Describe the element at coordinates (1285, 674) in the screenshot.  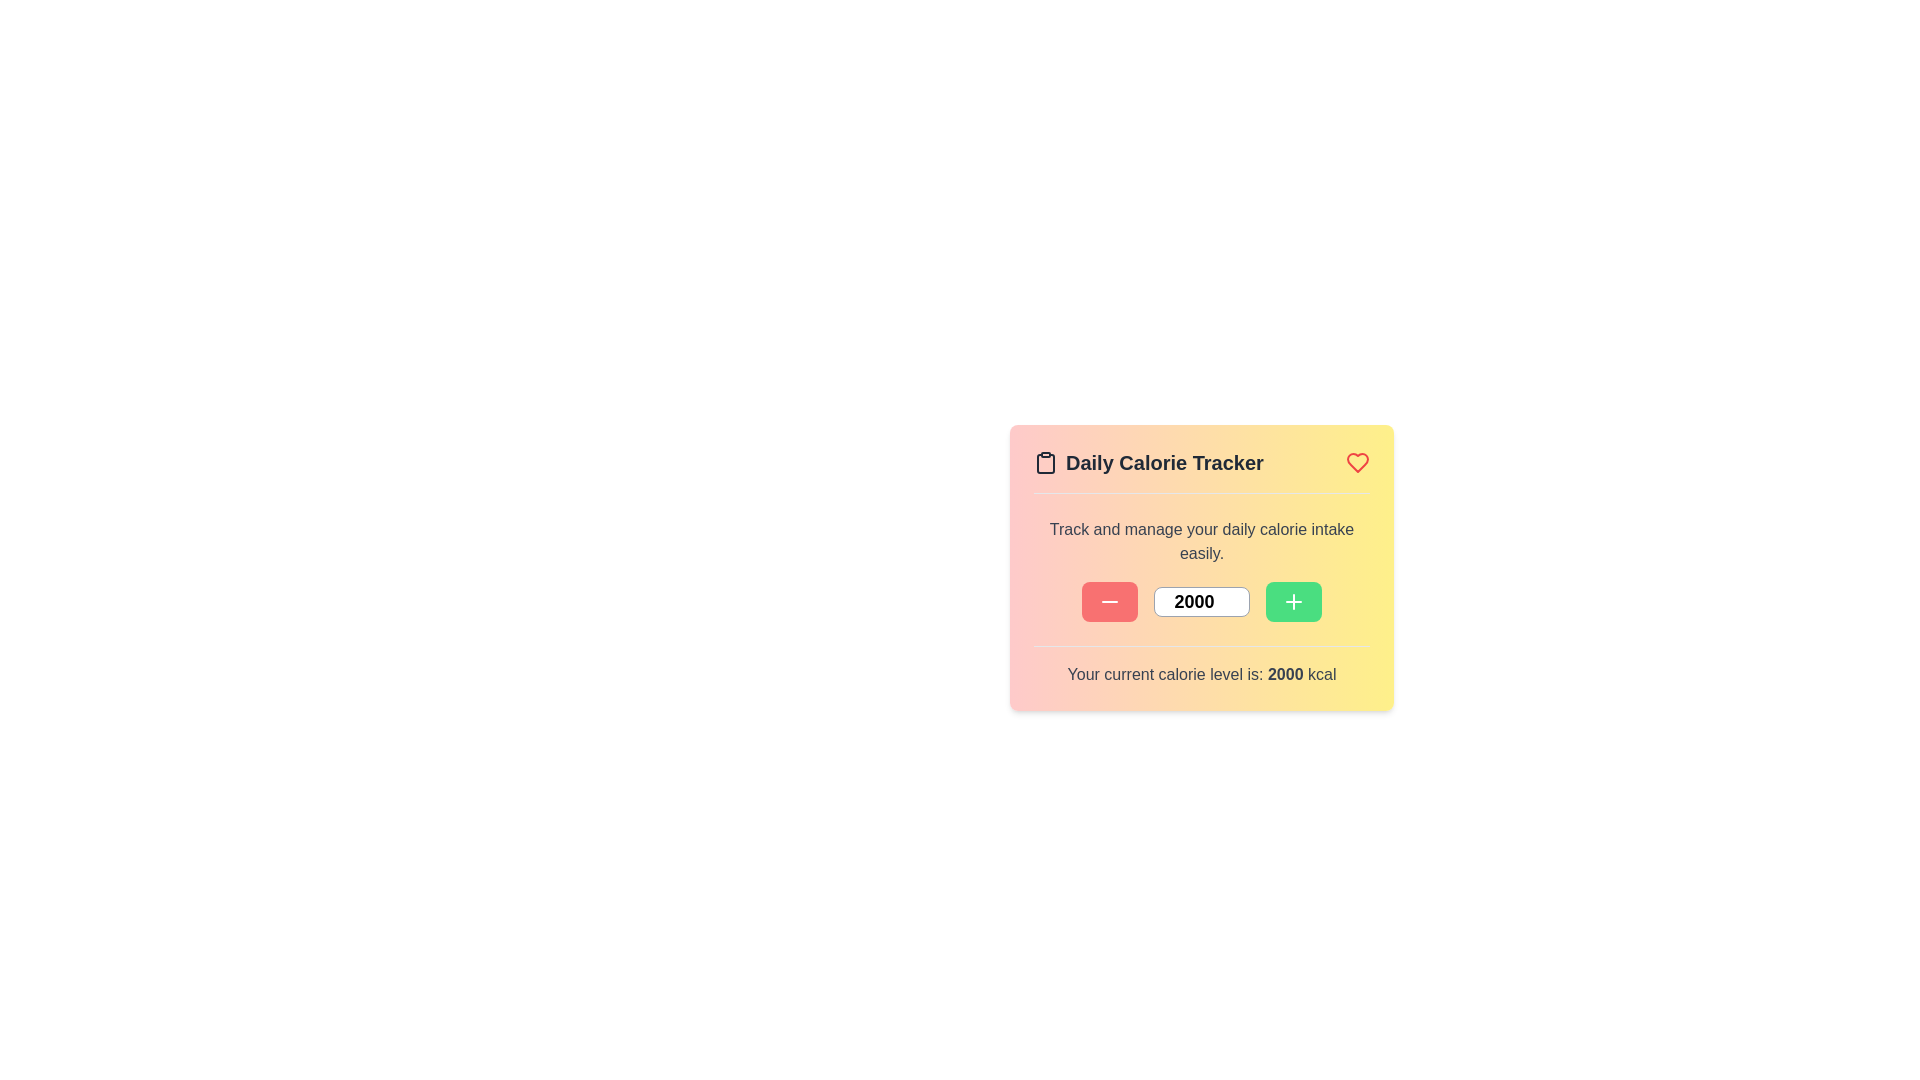
I see `the numeric value '2000' displayed in the sentence 'Your current calorie level is: 2000 kcal' at the bottom center of the 'Daily Calorie Tracker' panel` at that location.